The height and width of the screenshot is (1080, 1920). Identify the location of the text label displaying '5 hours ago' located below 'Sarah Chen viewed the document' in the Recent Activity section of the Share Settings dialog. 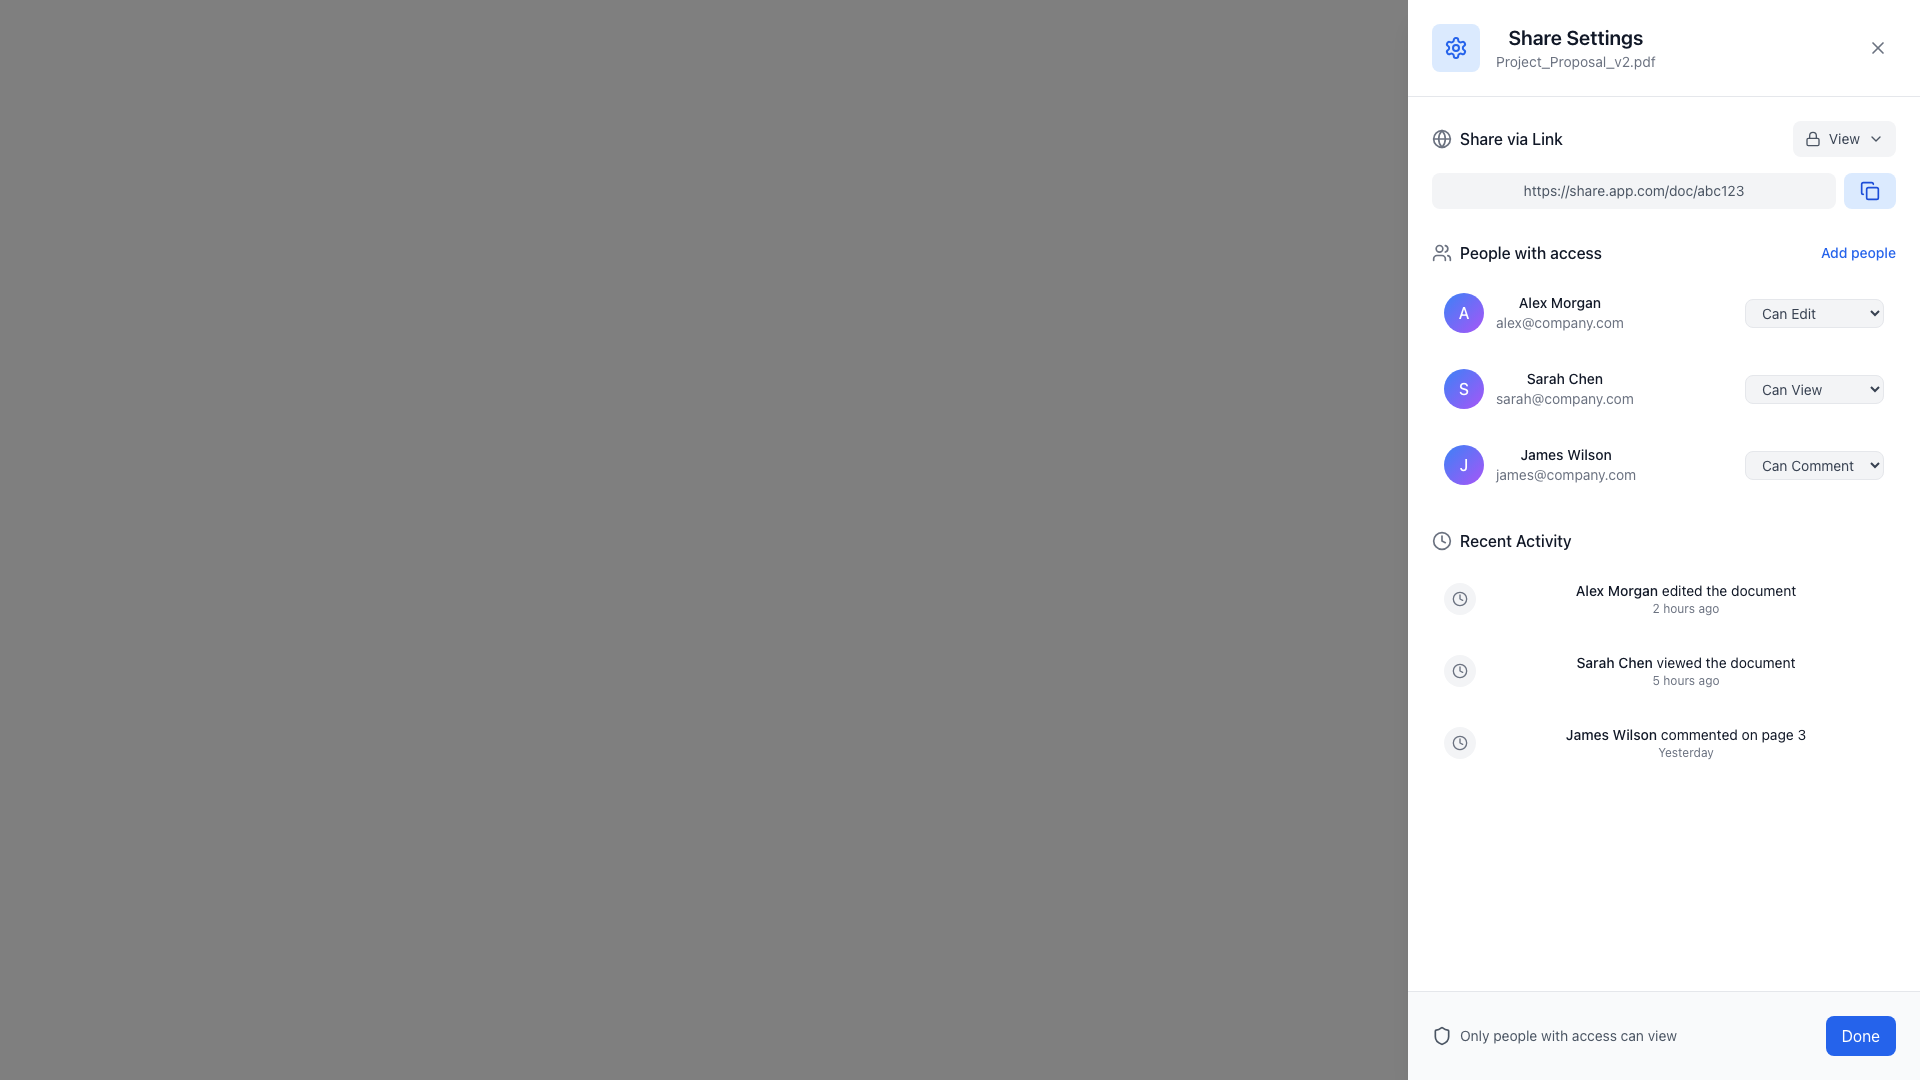
(1684, 680).